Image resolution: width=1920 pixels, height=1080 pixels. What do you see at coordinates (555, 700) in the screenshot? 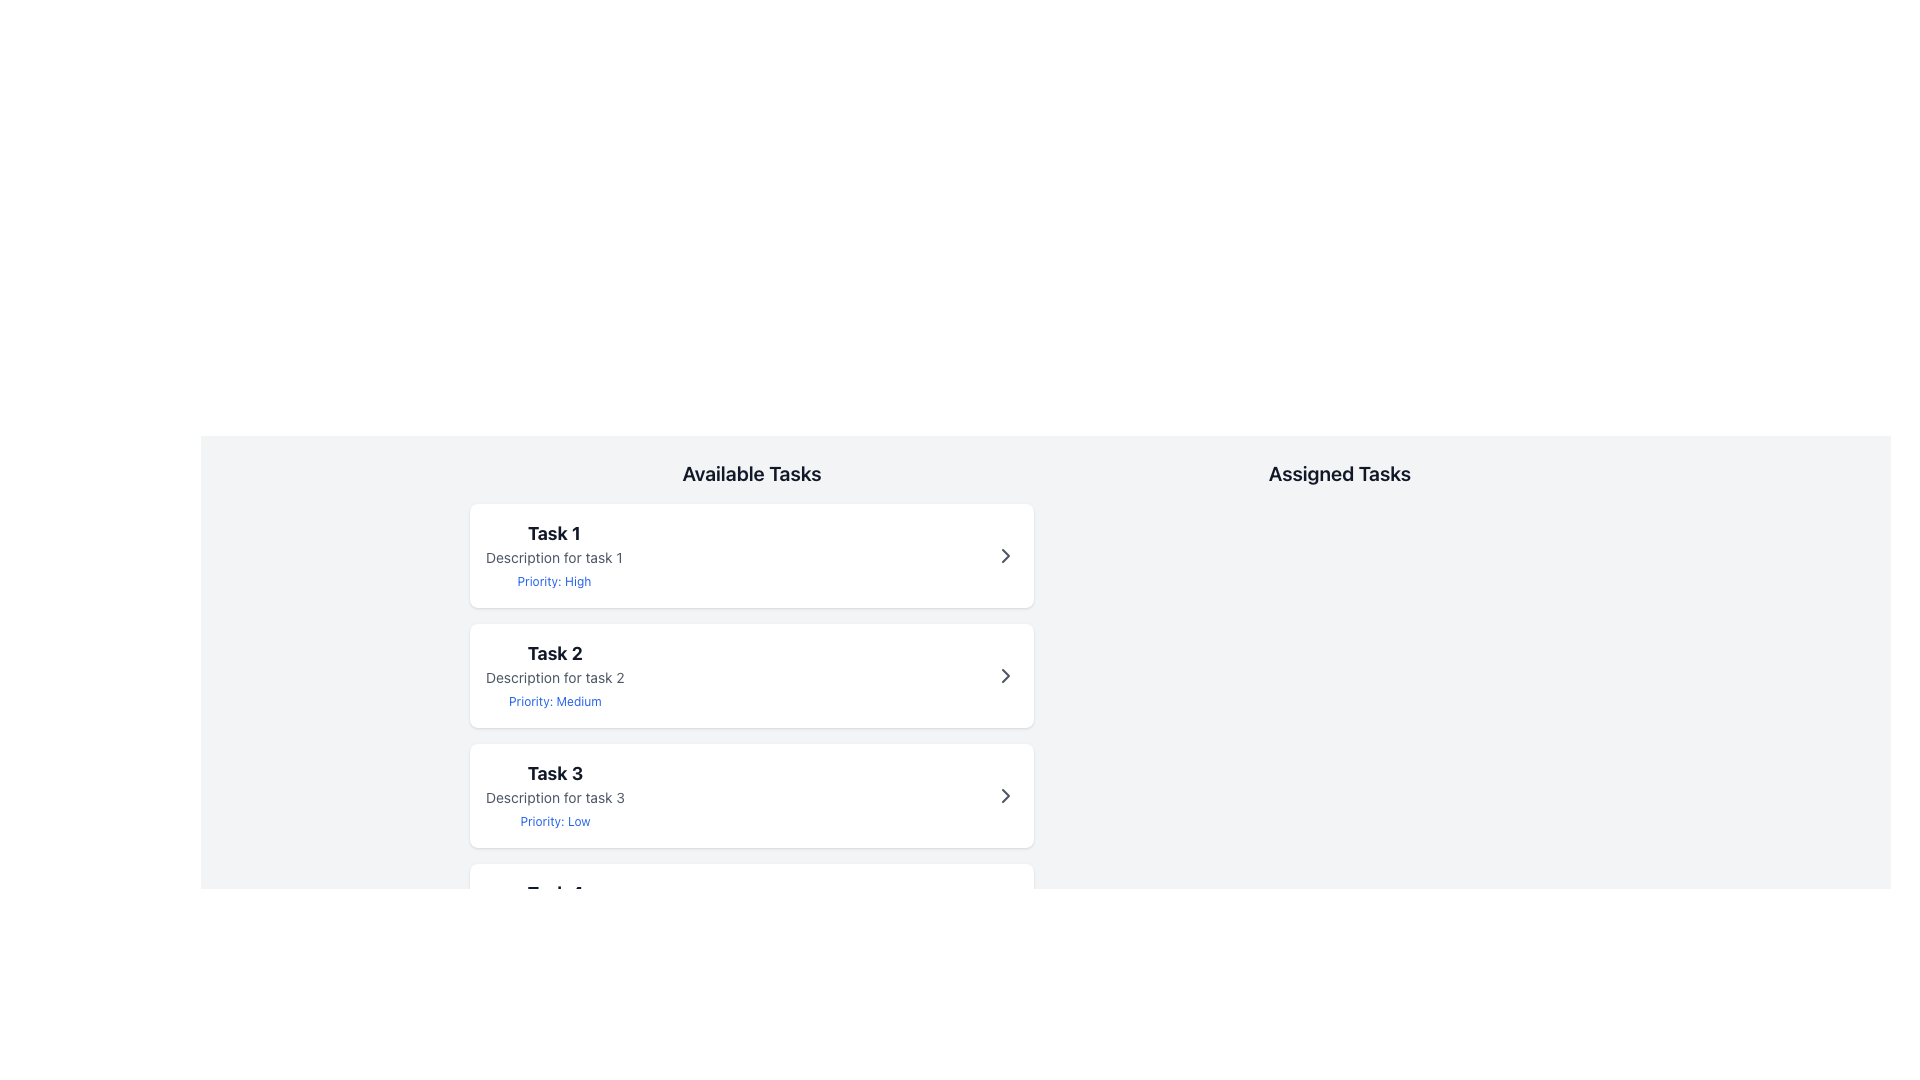
I see `the priority level text label located at the bottom of the second task card in the 'Available Tasks' section to note the priority for task sorting or management` at bounding box center [555, 700].